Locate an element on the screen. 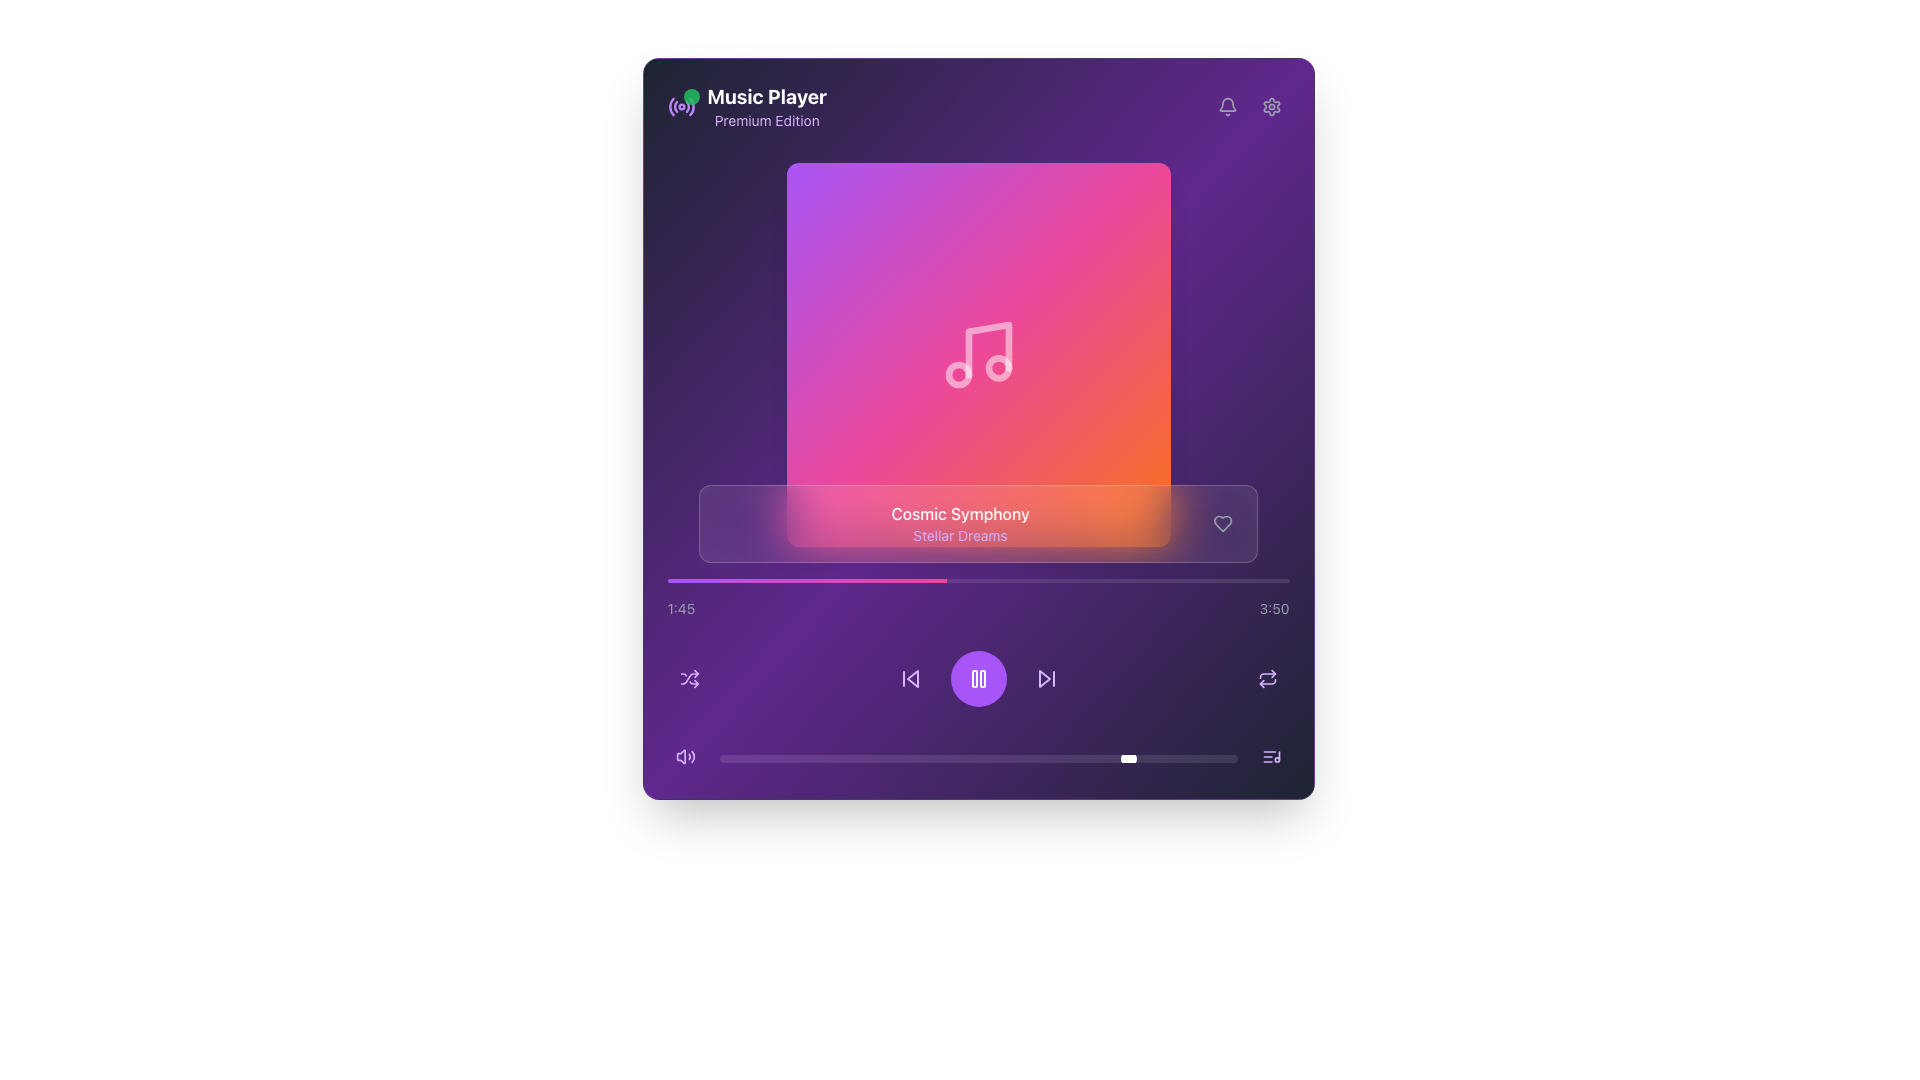 The height and width of the screenshot is (1080, 1920). the skip button located centrally is located at coordinates (909, 677).